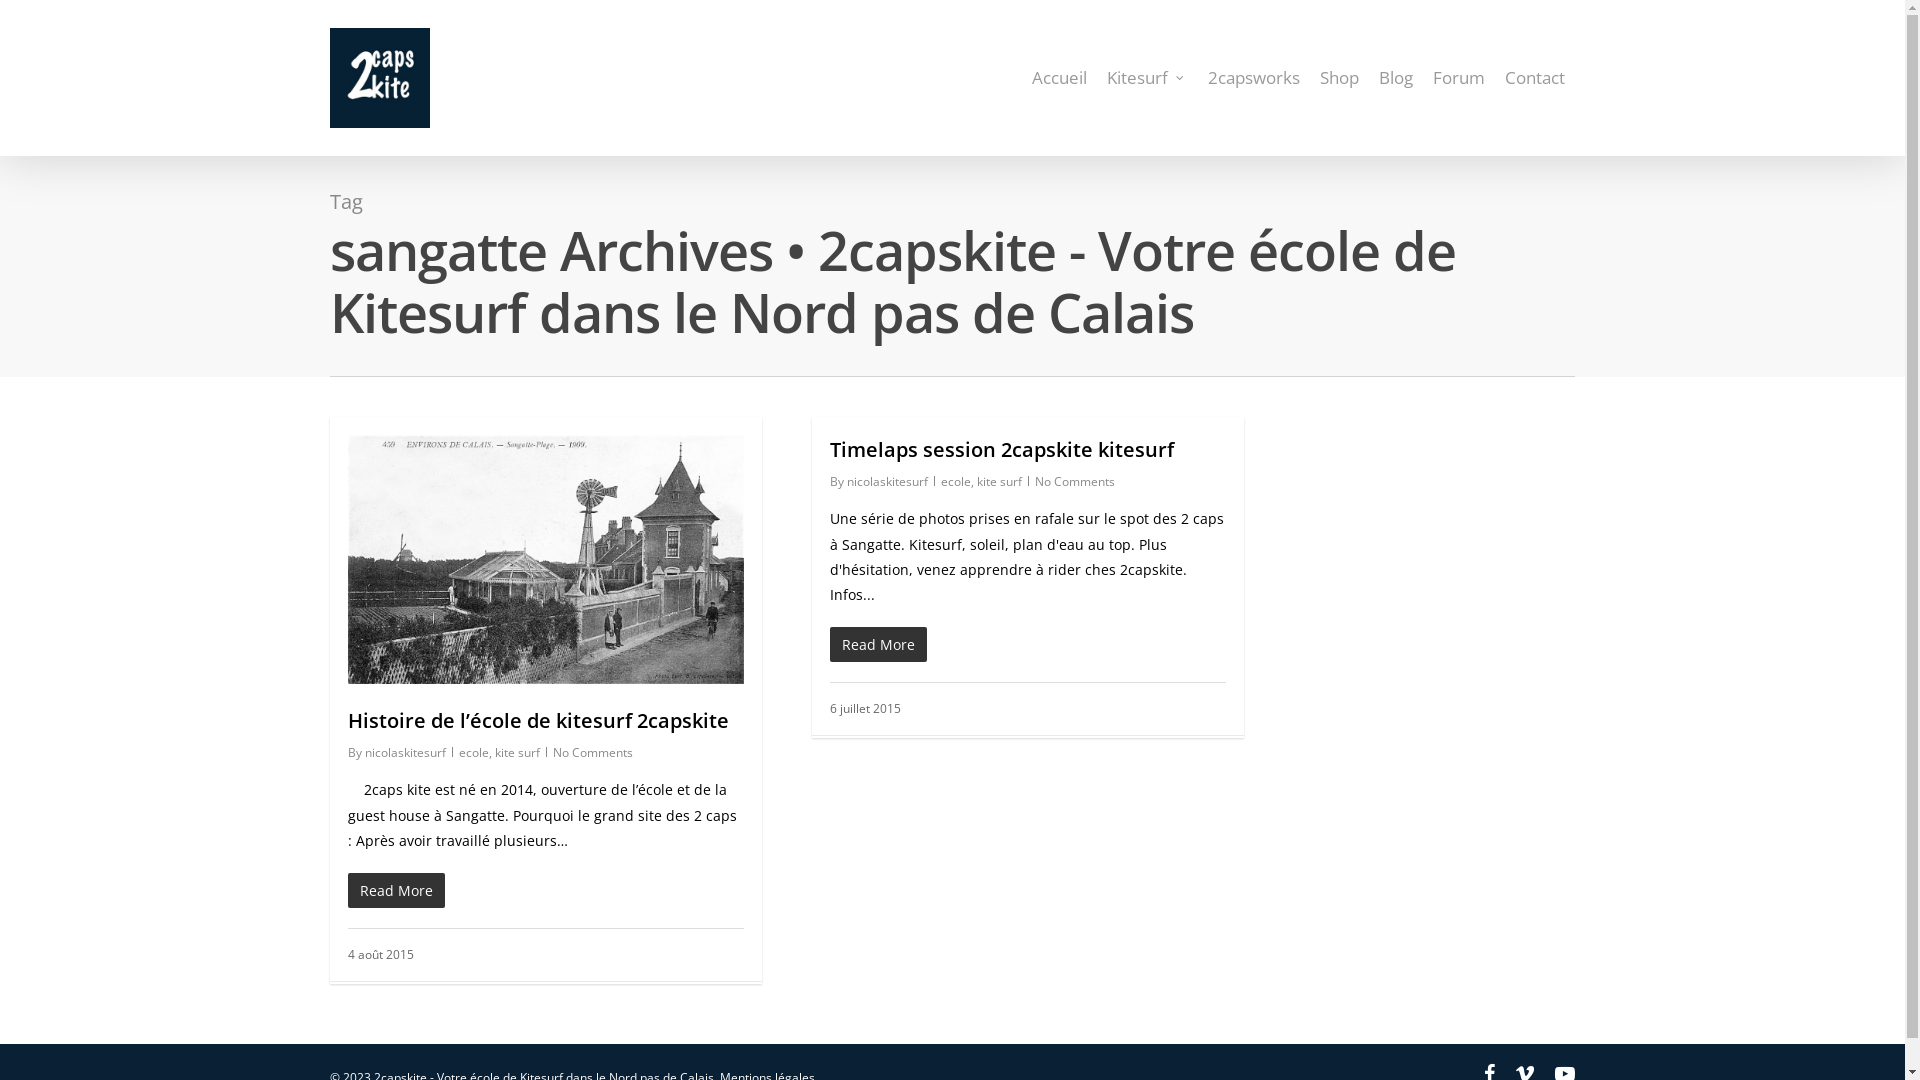 This screenshot has height=1080, width=1920. Describe the element at coordinates (954, 481) in the screenshot. I see `'ecole'` at that location.